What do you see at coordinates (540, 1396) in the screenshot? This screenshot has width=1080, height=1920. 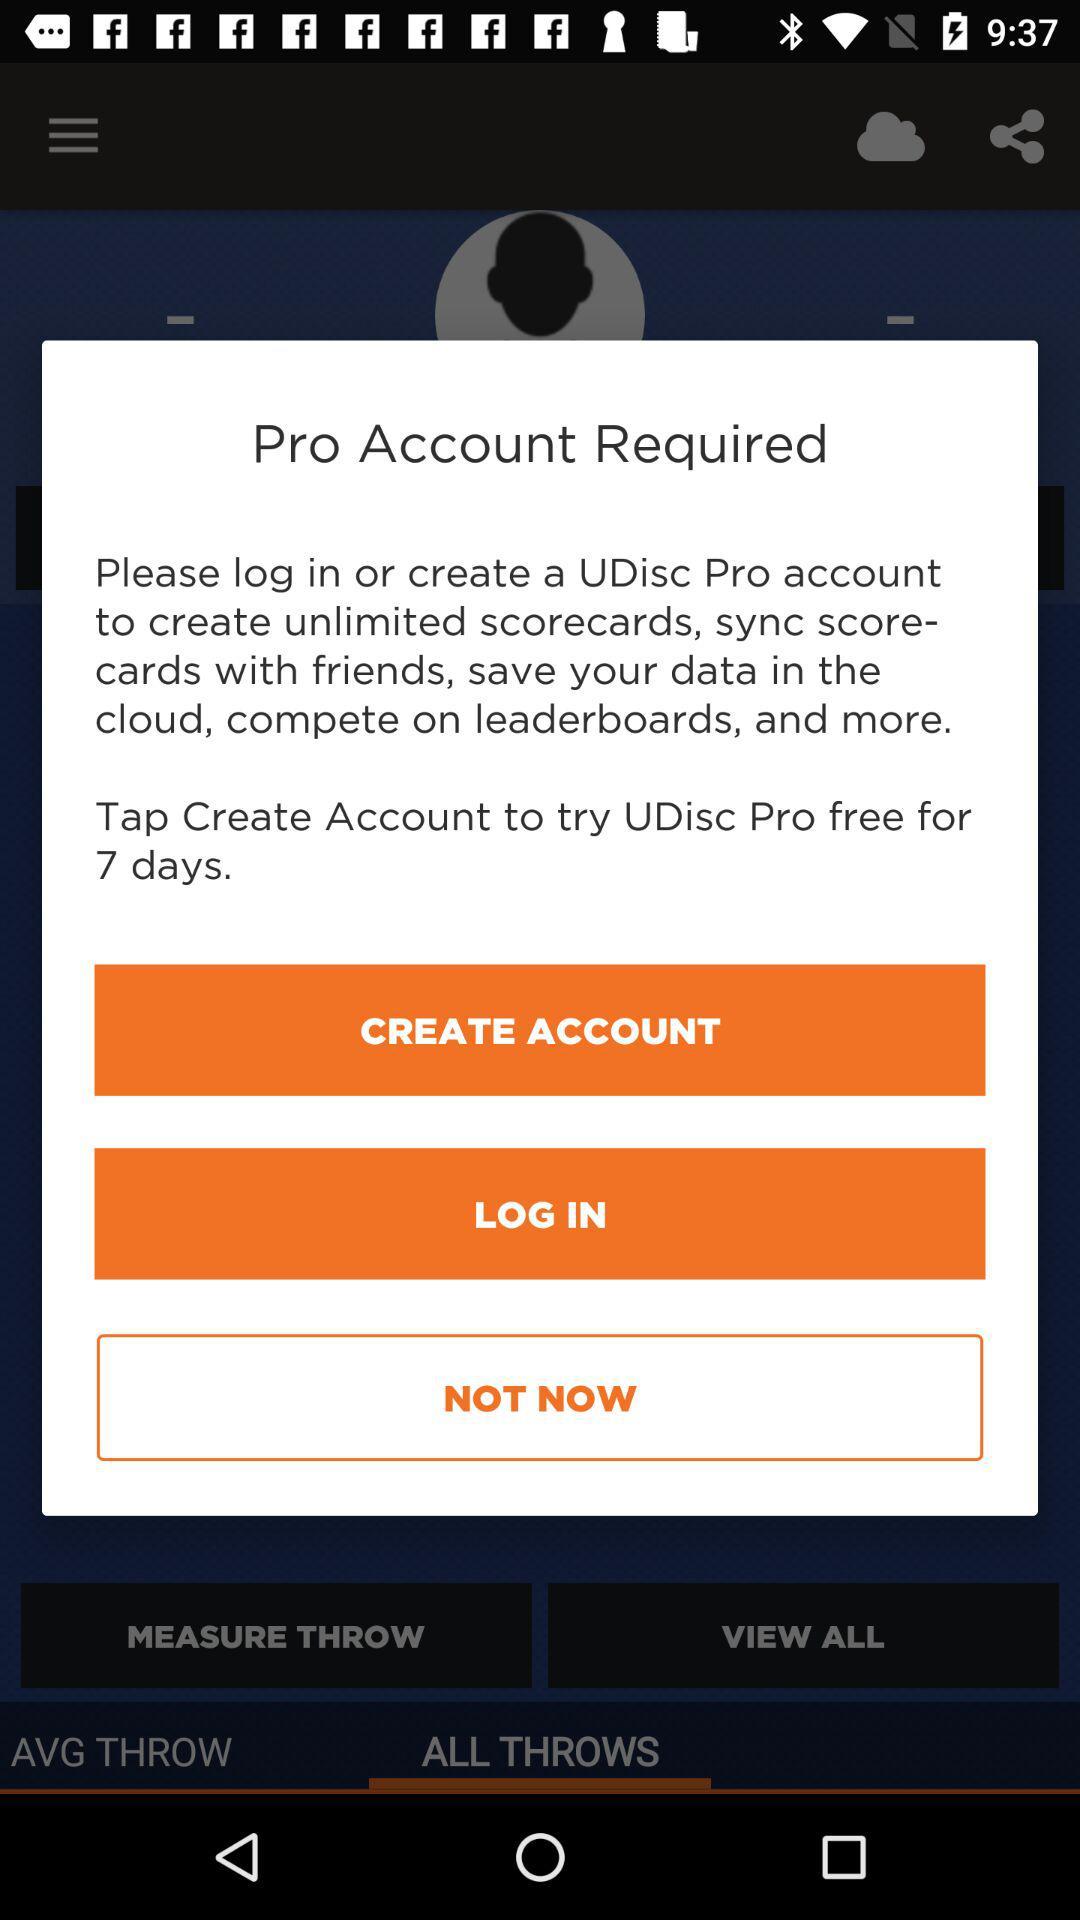 I see `item below log in icon` at bounding box center [540, 1396].